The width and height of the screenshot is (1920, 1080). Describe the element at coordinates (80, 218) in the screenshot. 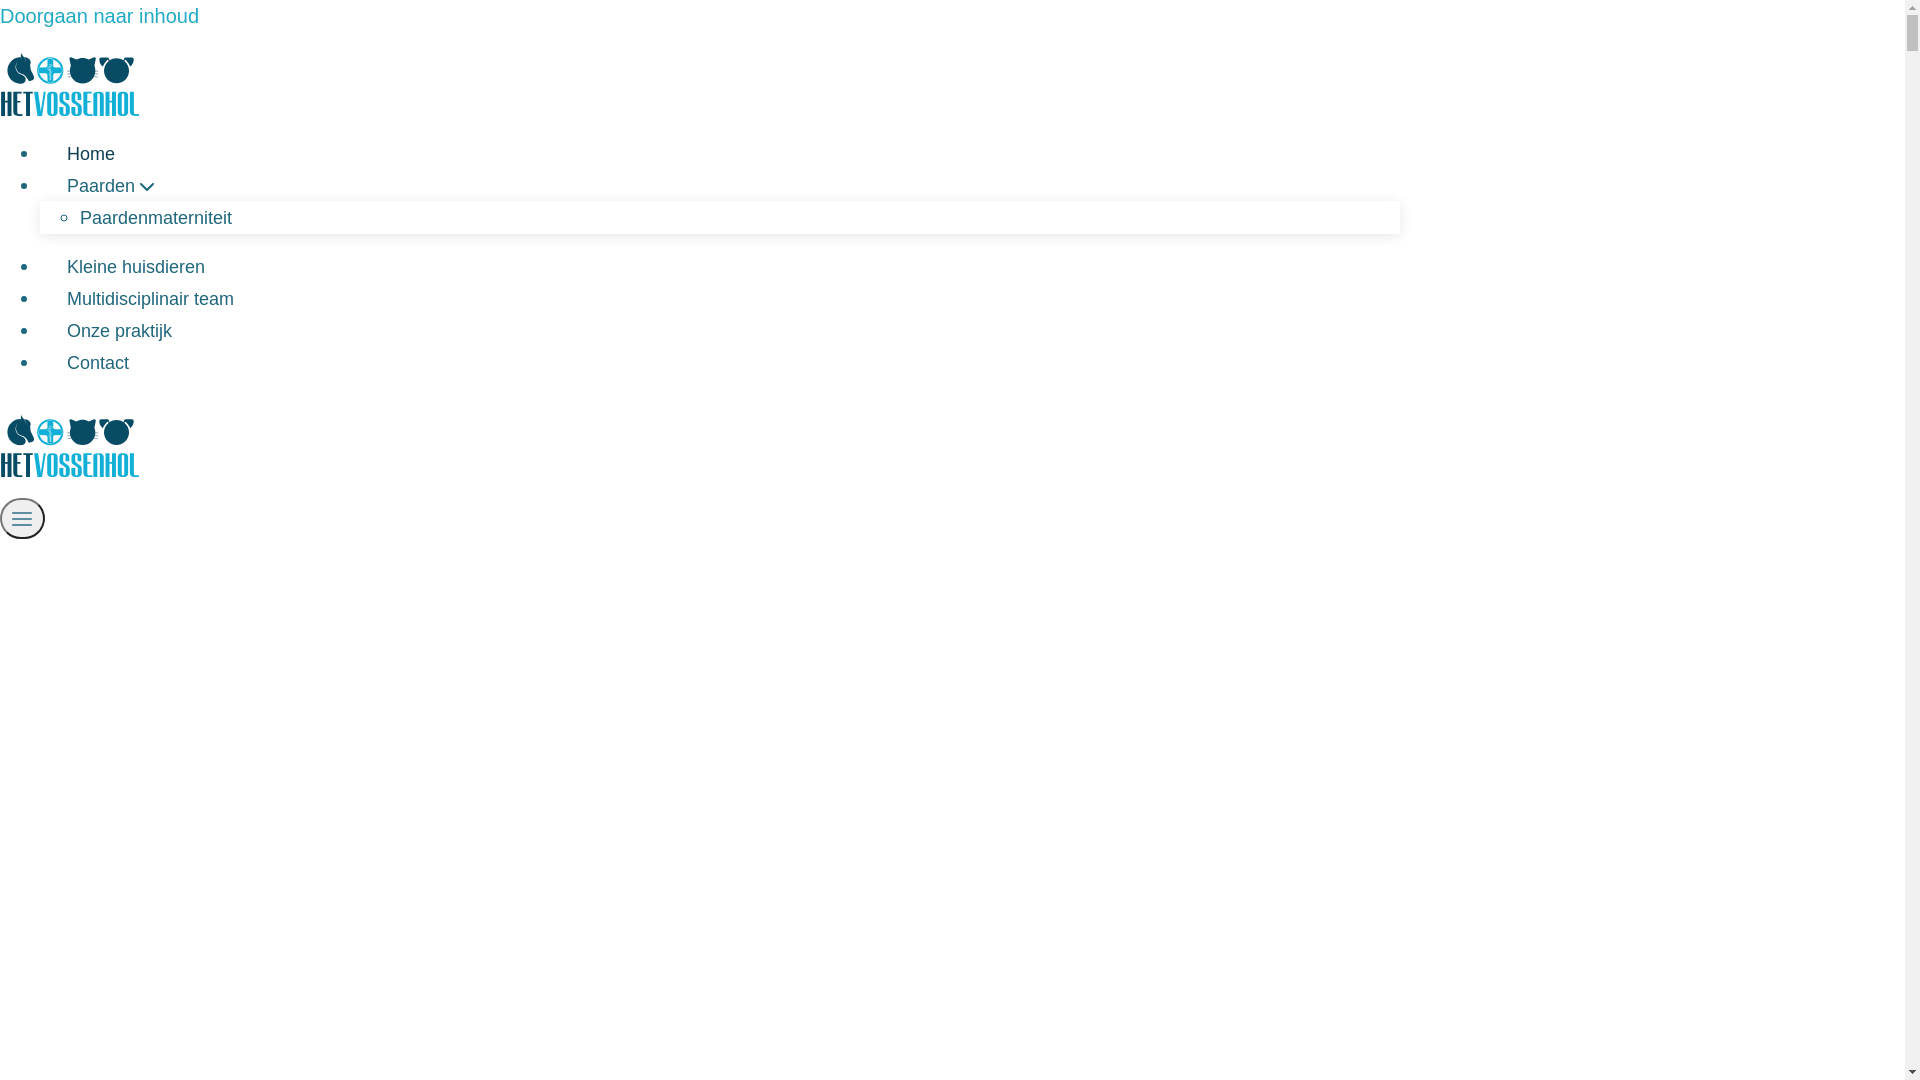

I see `'Paardenmaterniteit'` at that location.